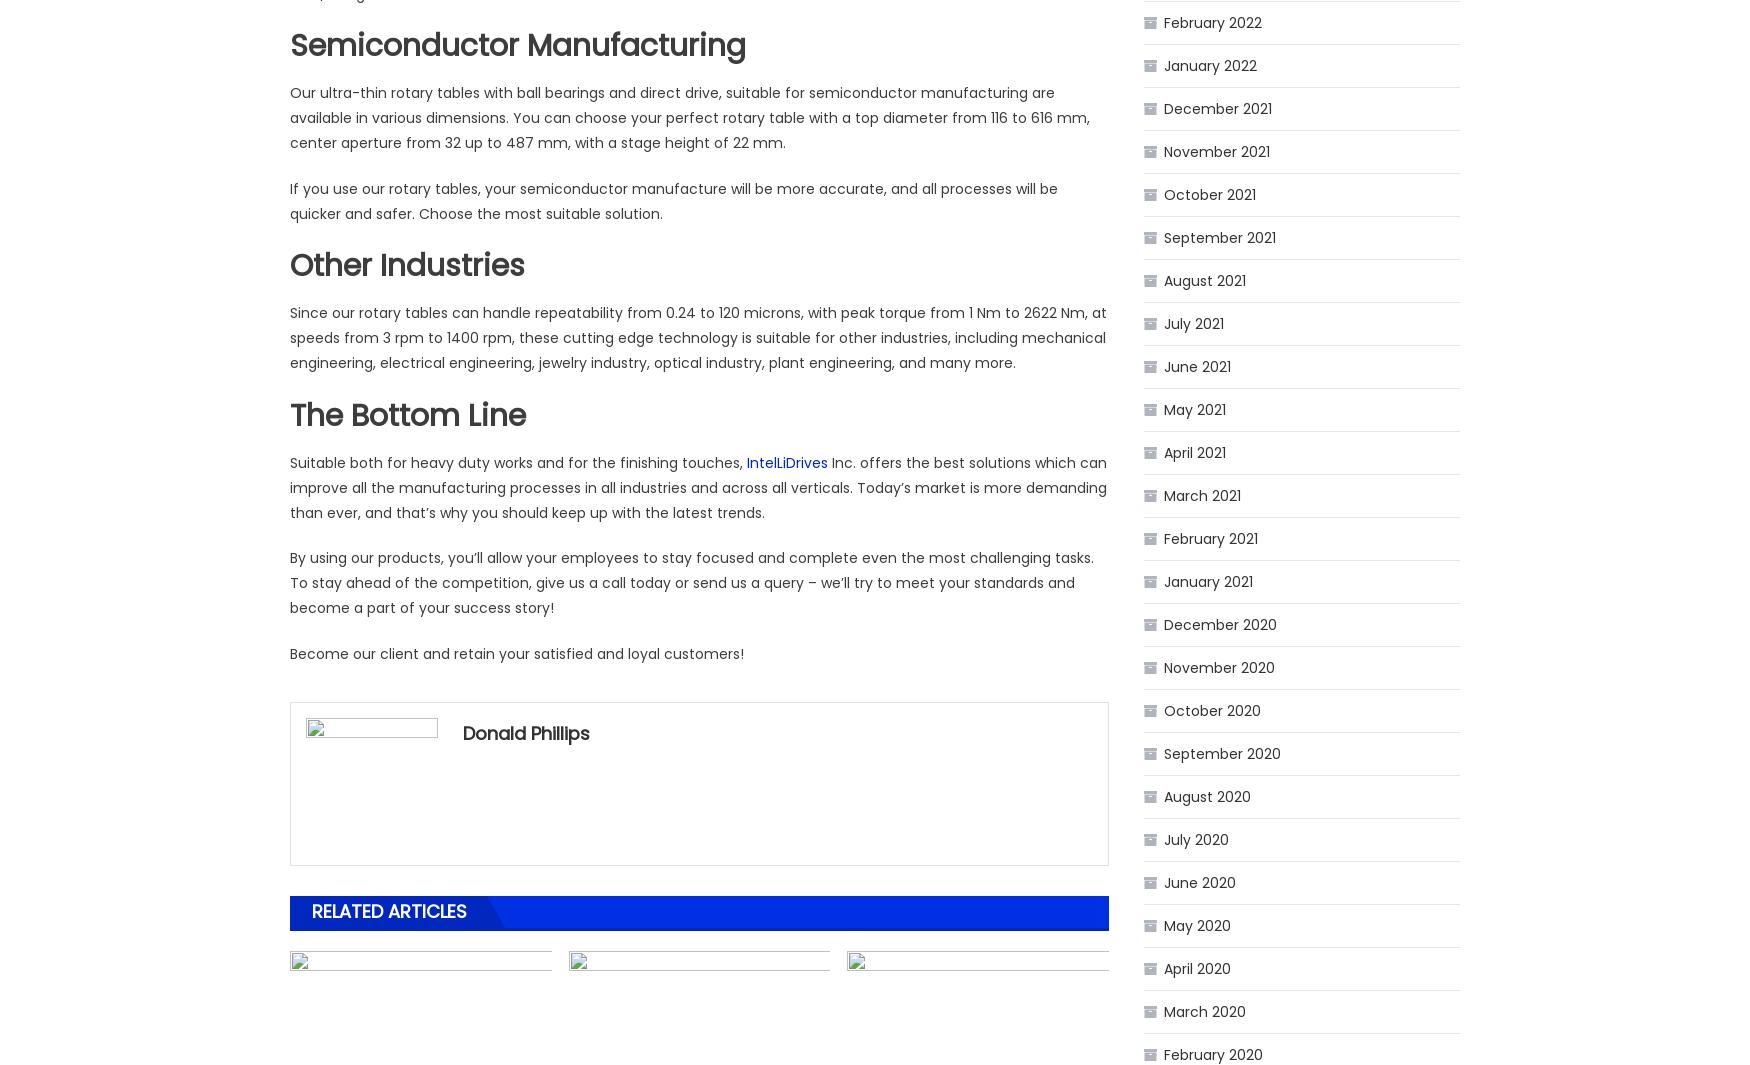 The height and width of the screenshot is (1065, 1750). What do you see at coordinates (1194, 322) in the screenshot?
I see `'July 2021'` at bounding box center [1194, 322].